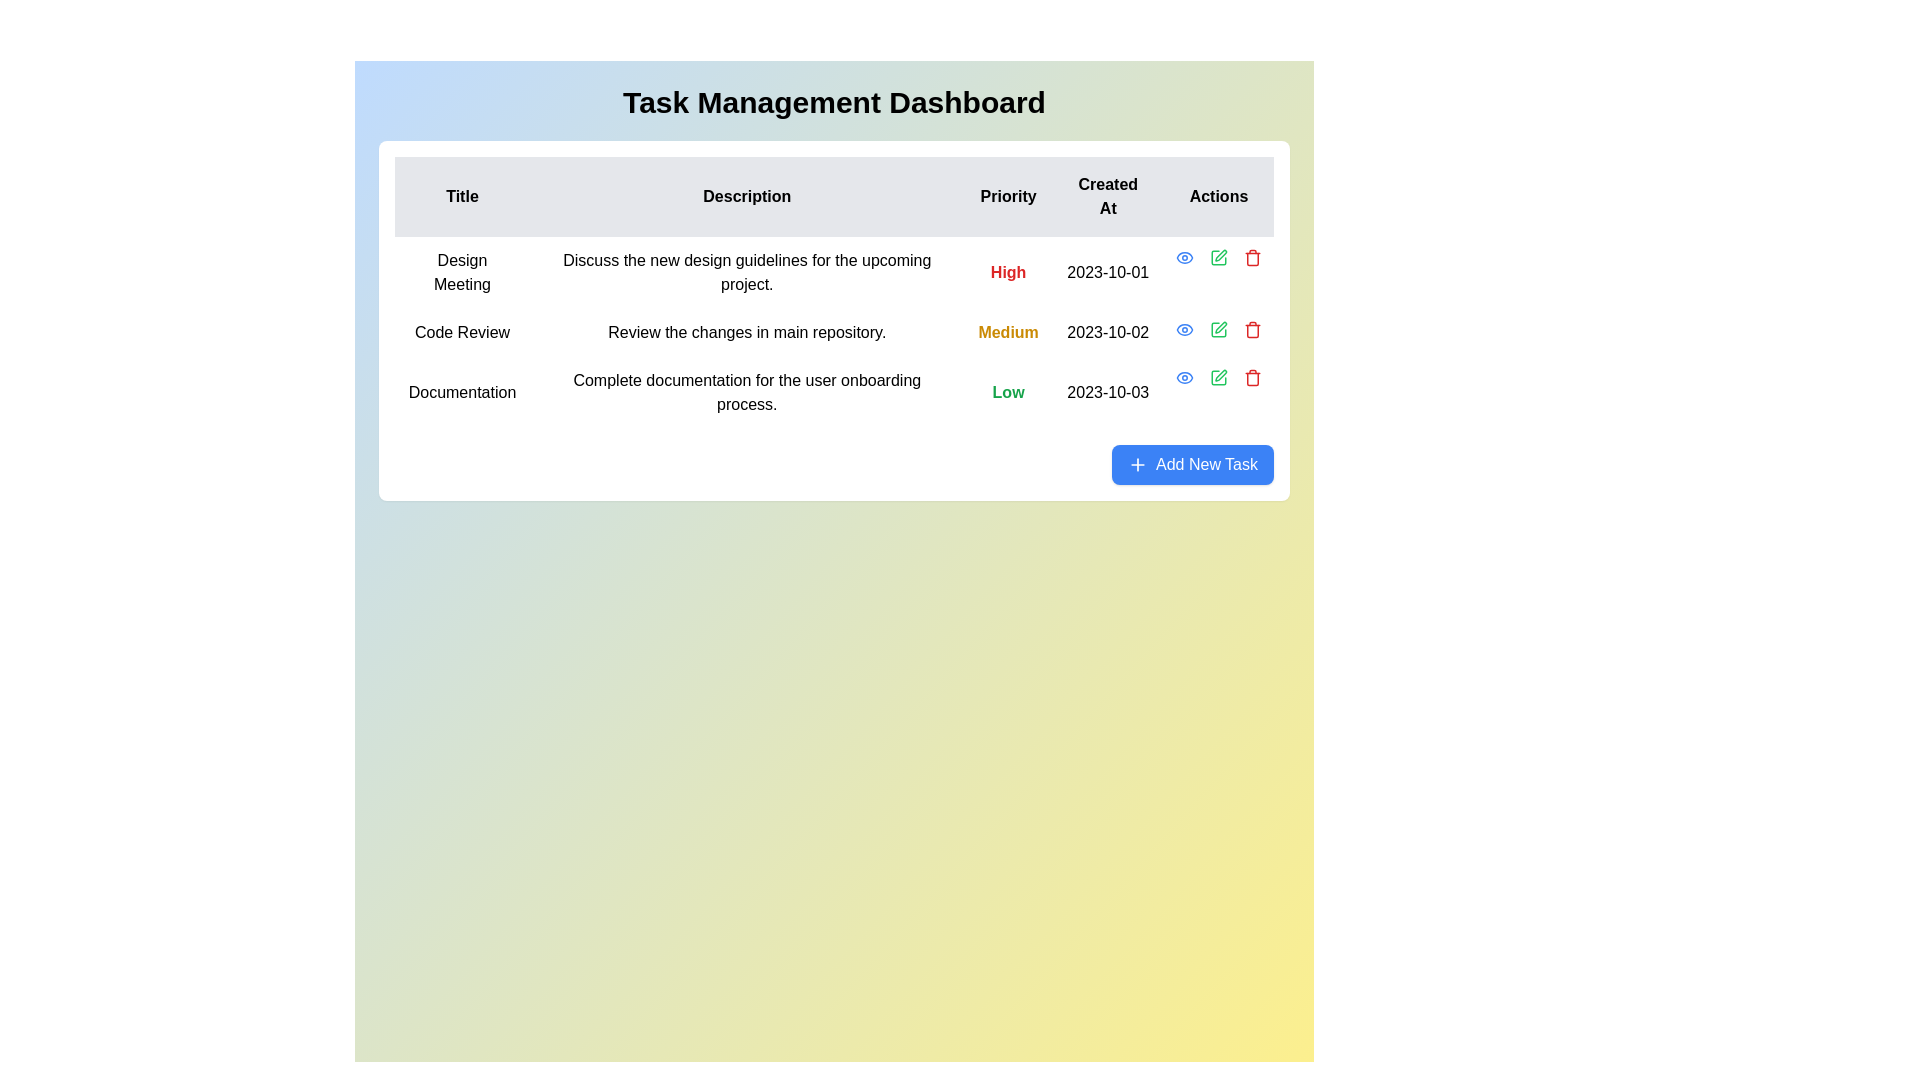 The image size is (1920, 1080). Describe the element at coordinates (1251, 258) in the screenshot. I see `the vertical line with rounded ends that is part of the trash icon in the 'Actions' column of the task table corresponding to the 'Documentation' row` at that location.